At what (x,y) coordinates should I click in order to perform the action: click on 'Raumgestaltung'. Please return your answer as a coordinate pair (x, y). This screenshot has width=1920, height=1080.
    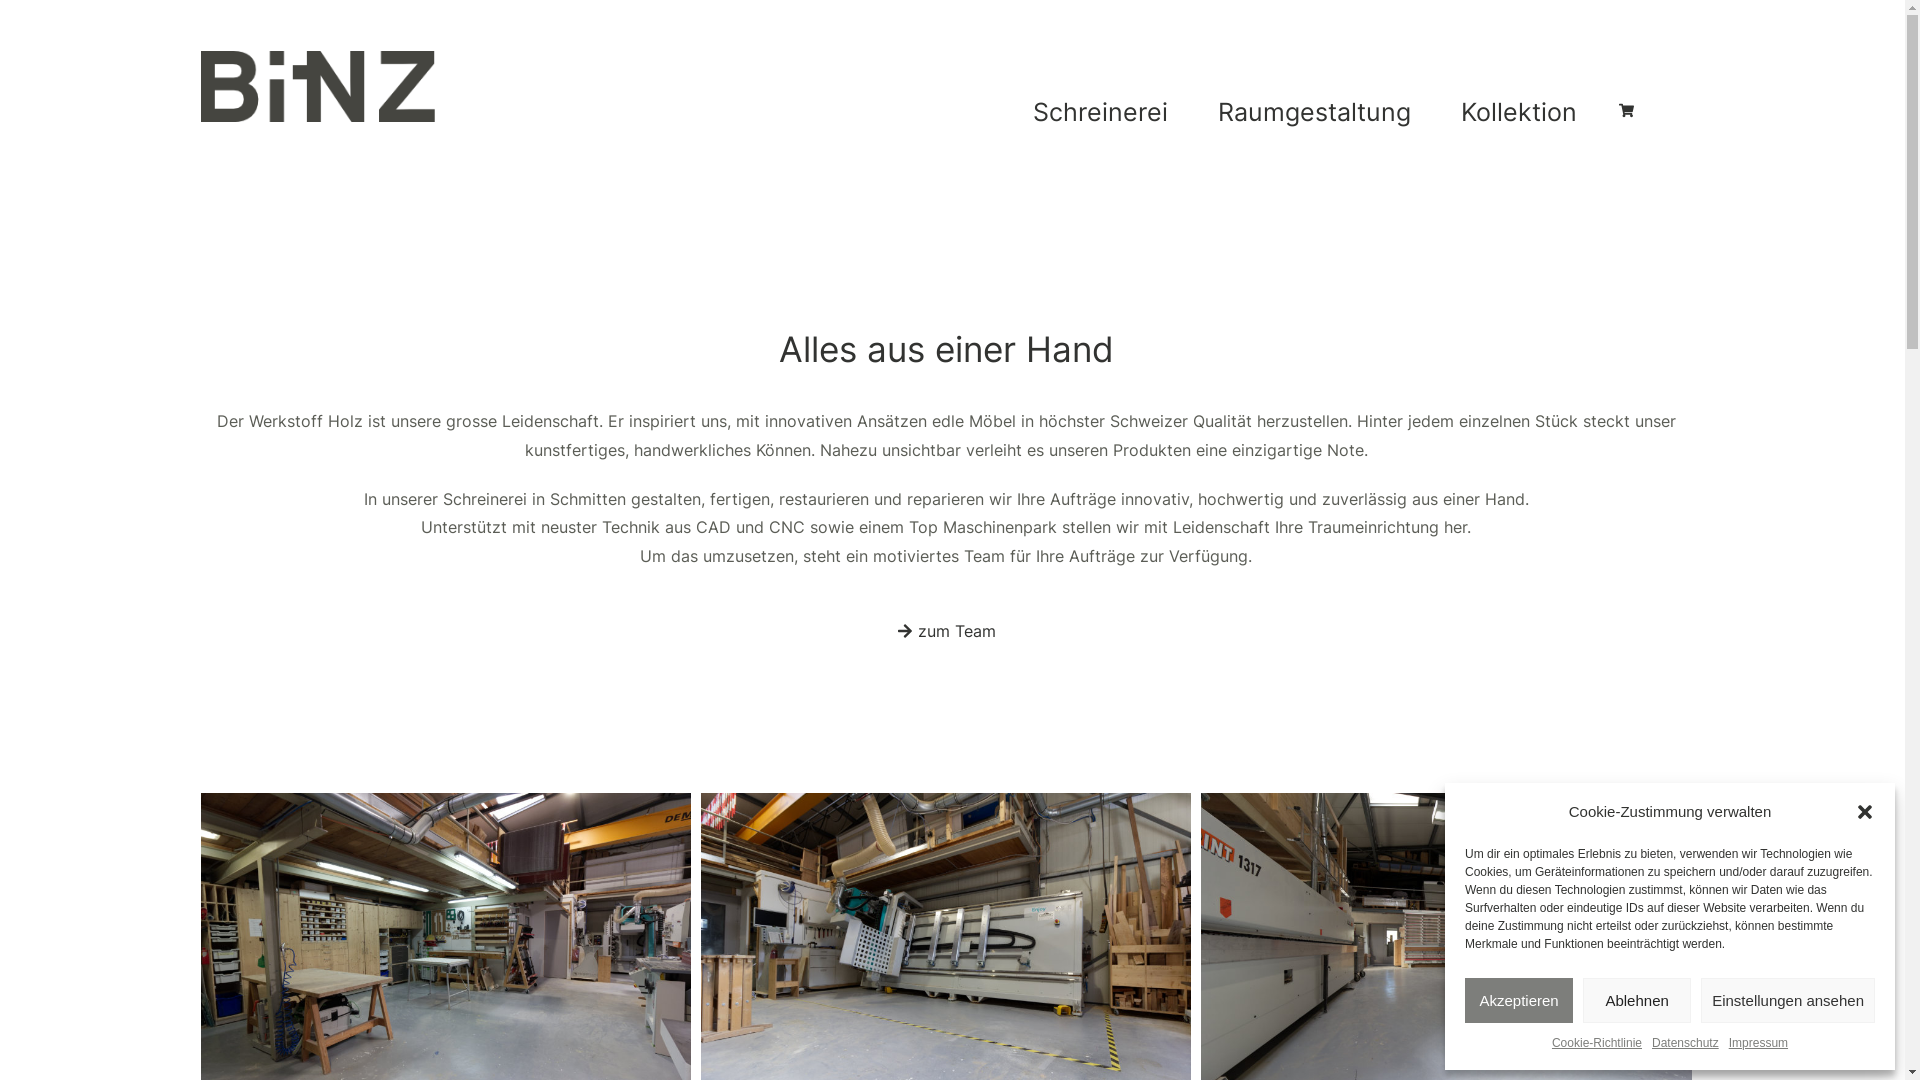
    Looking at the image, I should click on (1198, 111).